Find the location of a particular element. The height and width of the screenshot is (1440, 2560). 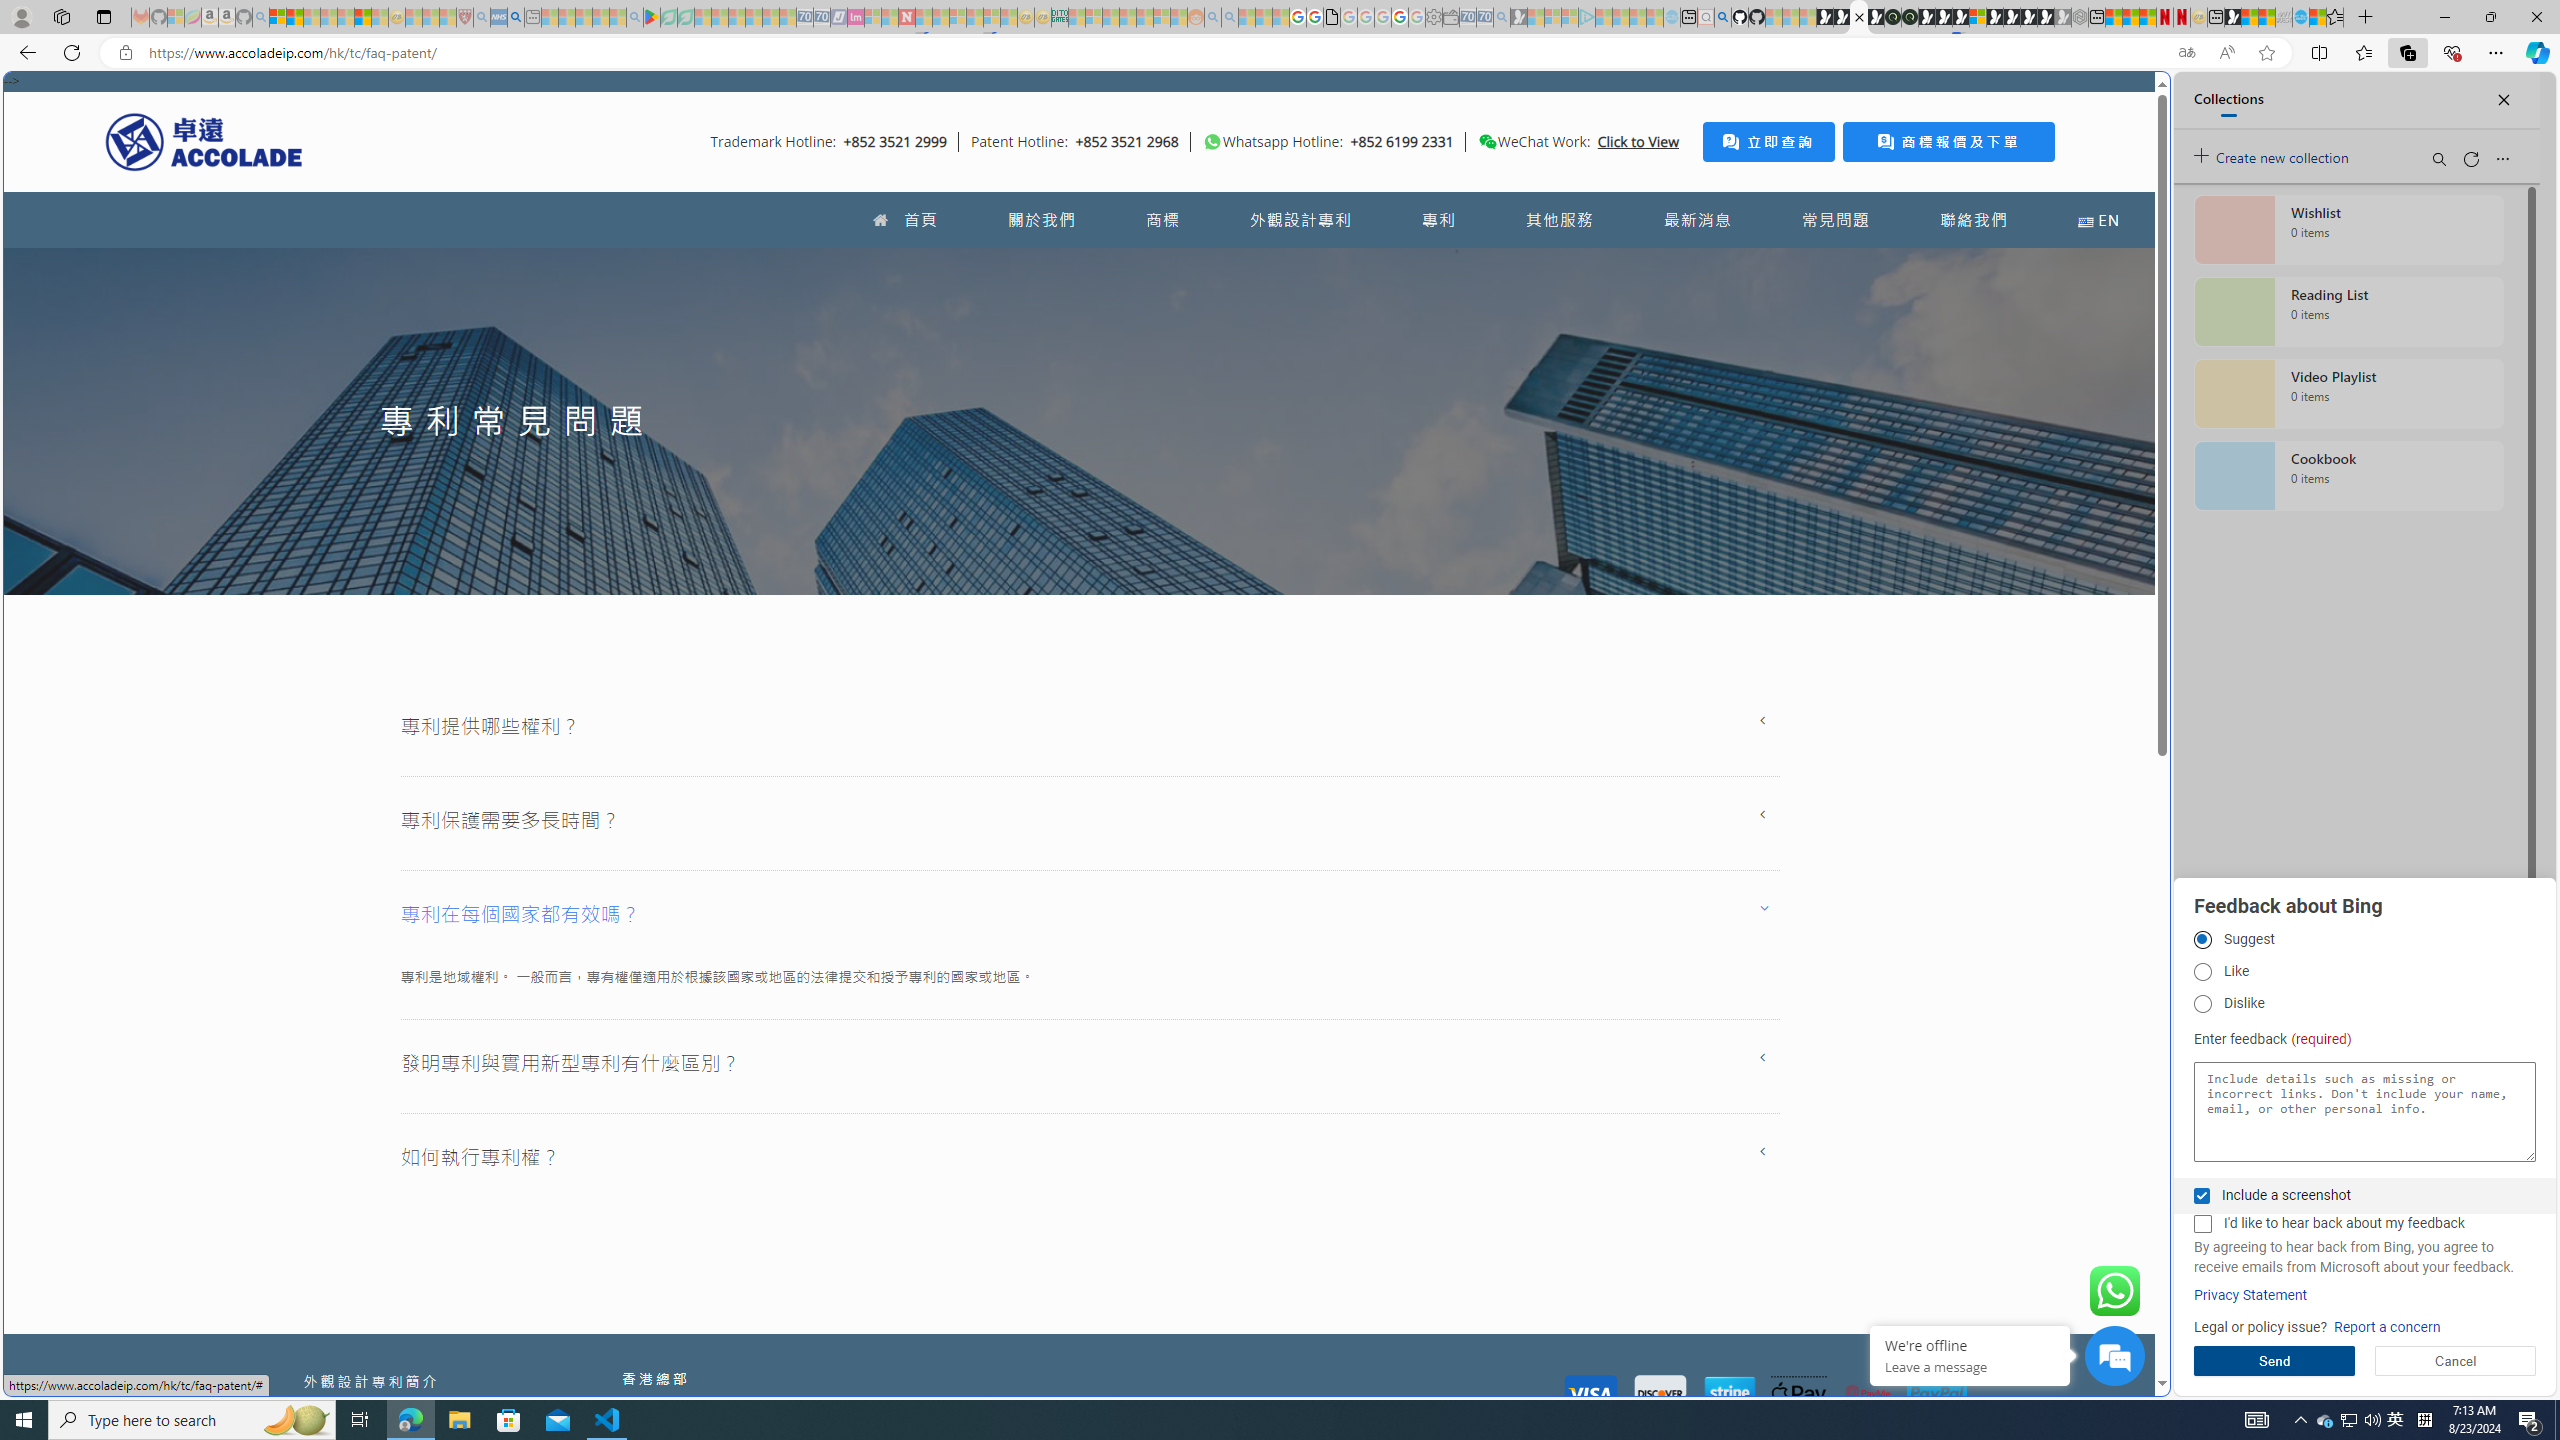

'Jobs - lastminute.com Investor Portal - Sleeping' is located at coordinates (856, 16).